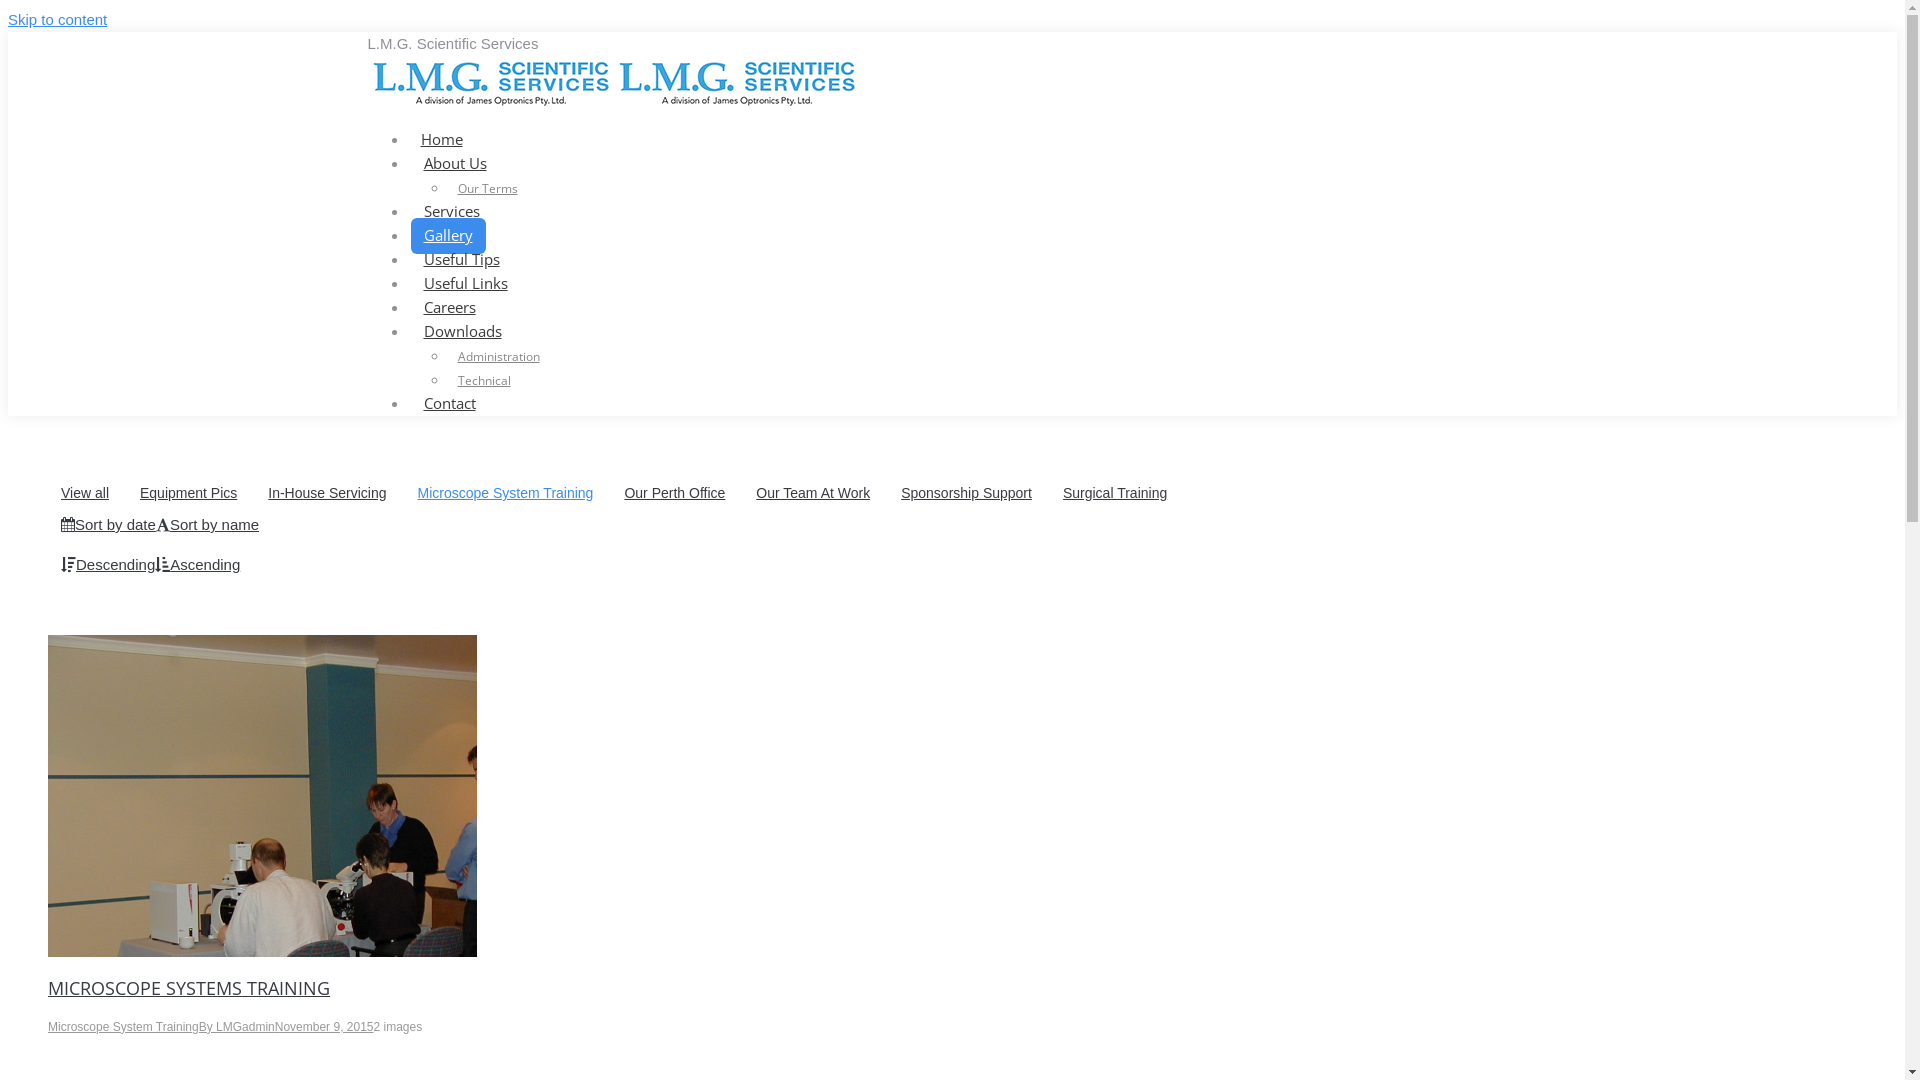 Image resolution: width=1920 pixels, height=1080 pixels. Describe the element at coordinates (1113, 493) in the screenshot. I see `'Surgical Training'` at that location.